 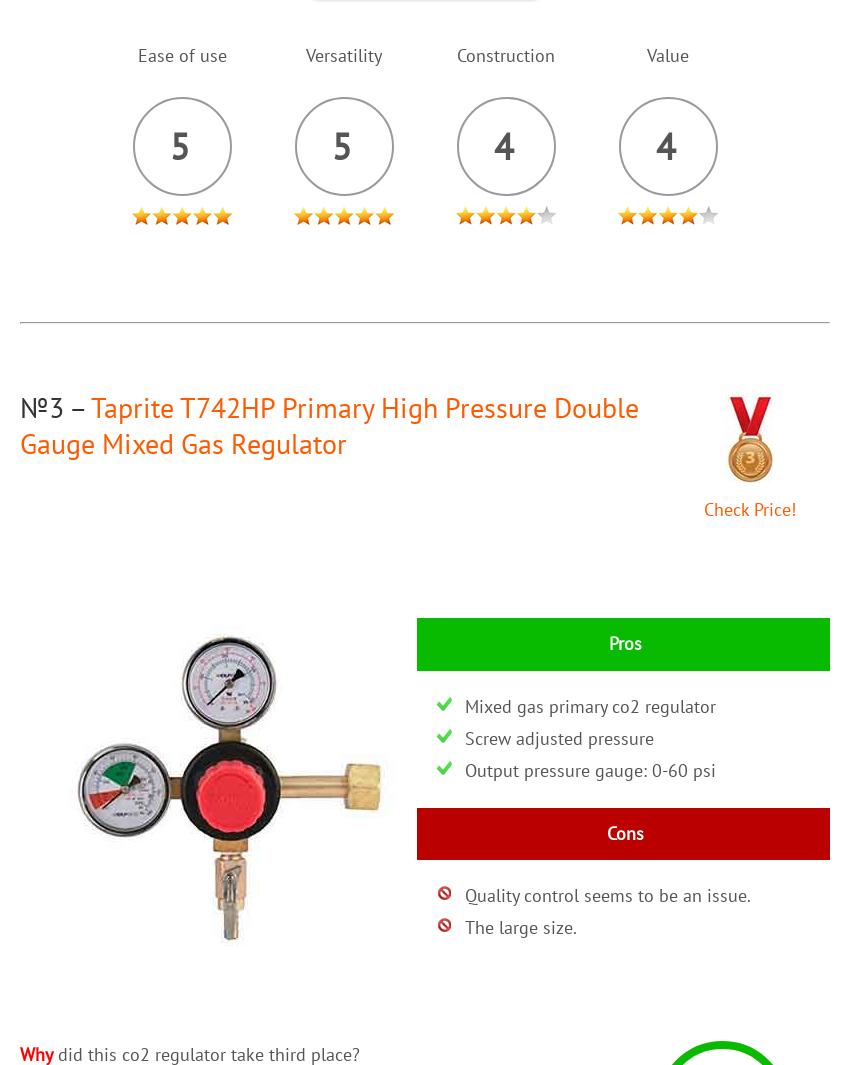 What do you see at coordinates (18, 406) in the screenshot?
I see `'№3 –'` at bounding box center [18, 406].